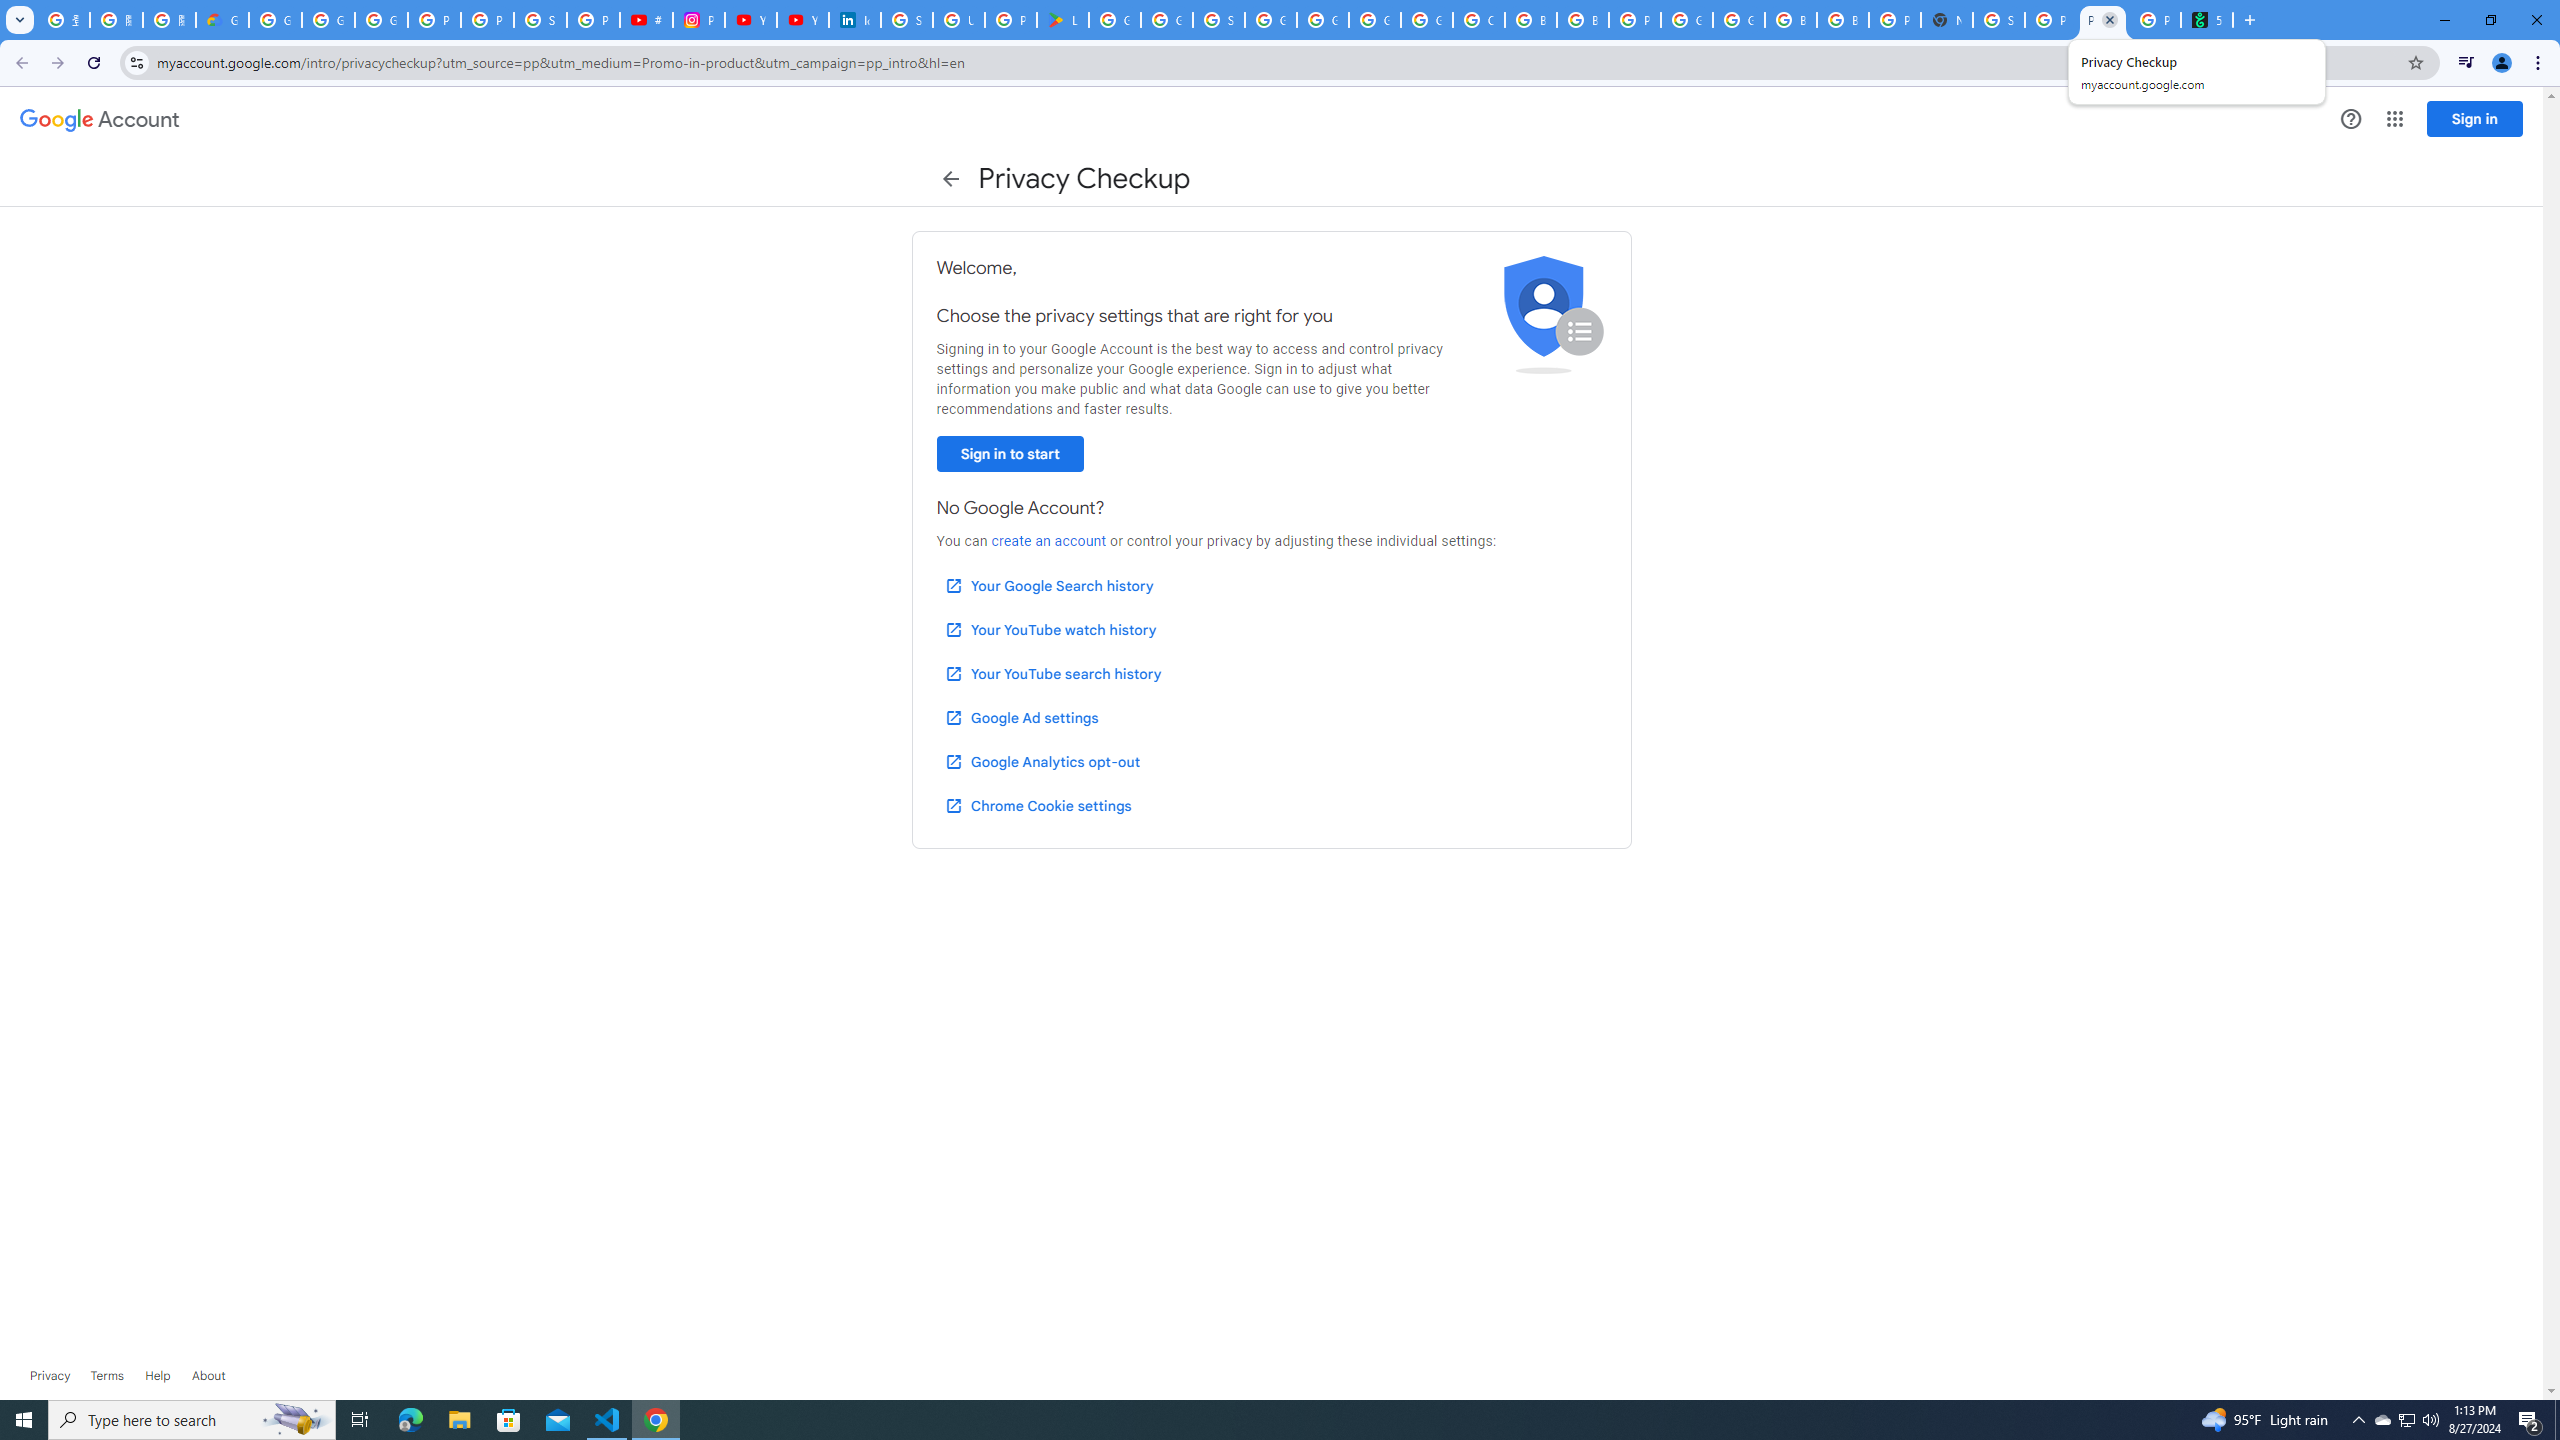  Describe the element at coordinates (106, 1374) in the screenshot. I see `'Terms'` at that location.